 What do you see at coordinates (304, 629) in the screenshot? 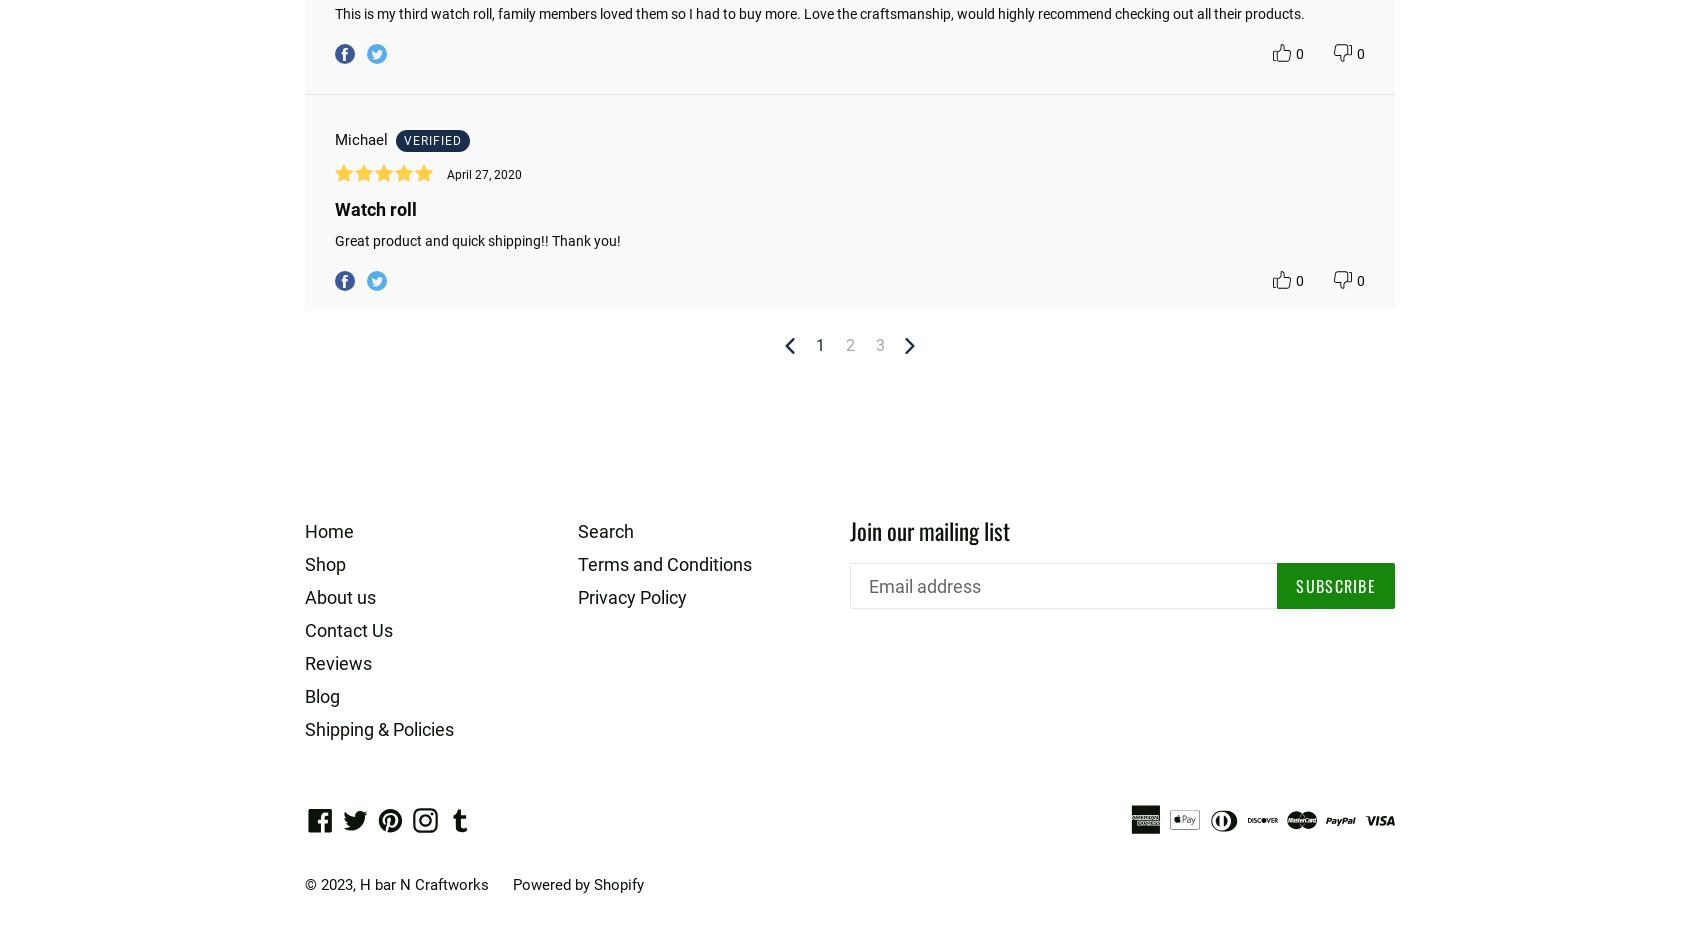
I see `'Contact Us'` at bounding box center [304, 629].